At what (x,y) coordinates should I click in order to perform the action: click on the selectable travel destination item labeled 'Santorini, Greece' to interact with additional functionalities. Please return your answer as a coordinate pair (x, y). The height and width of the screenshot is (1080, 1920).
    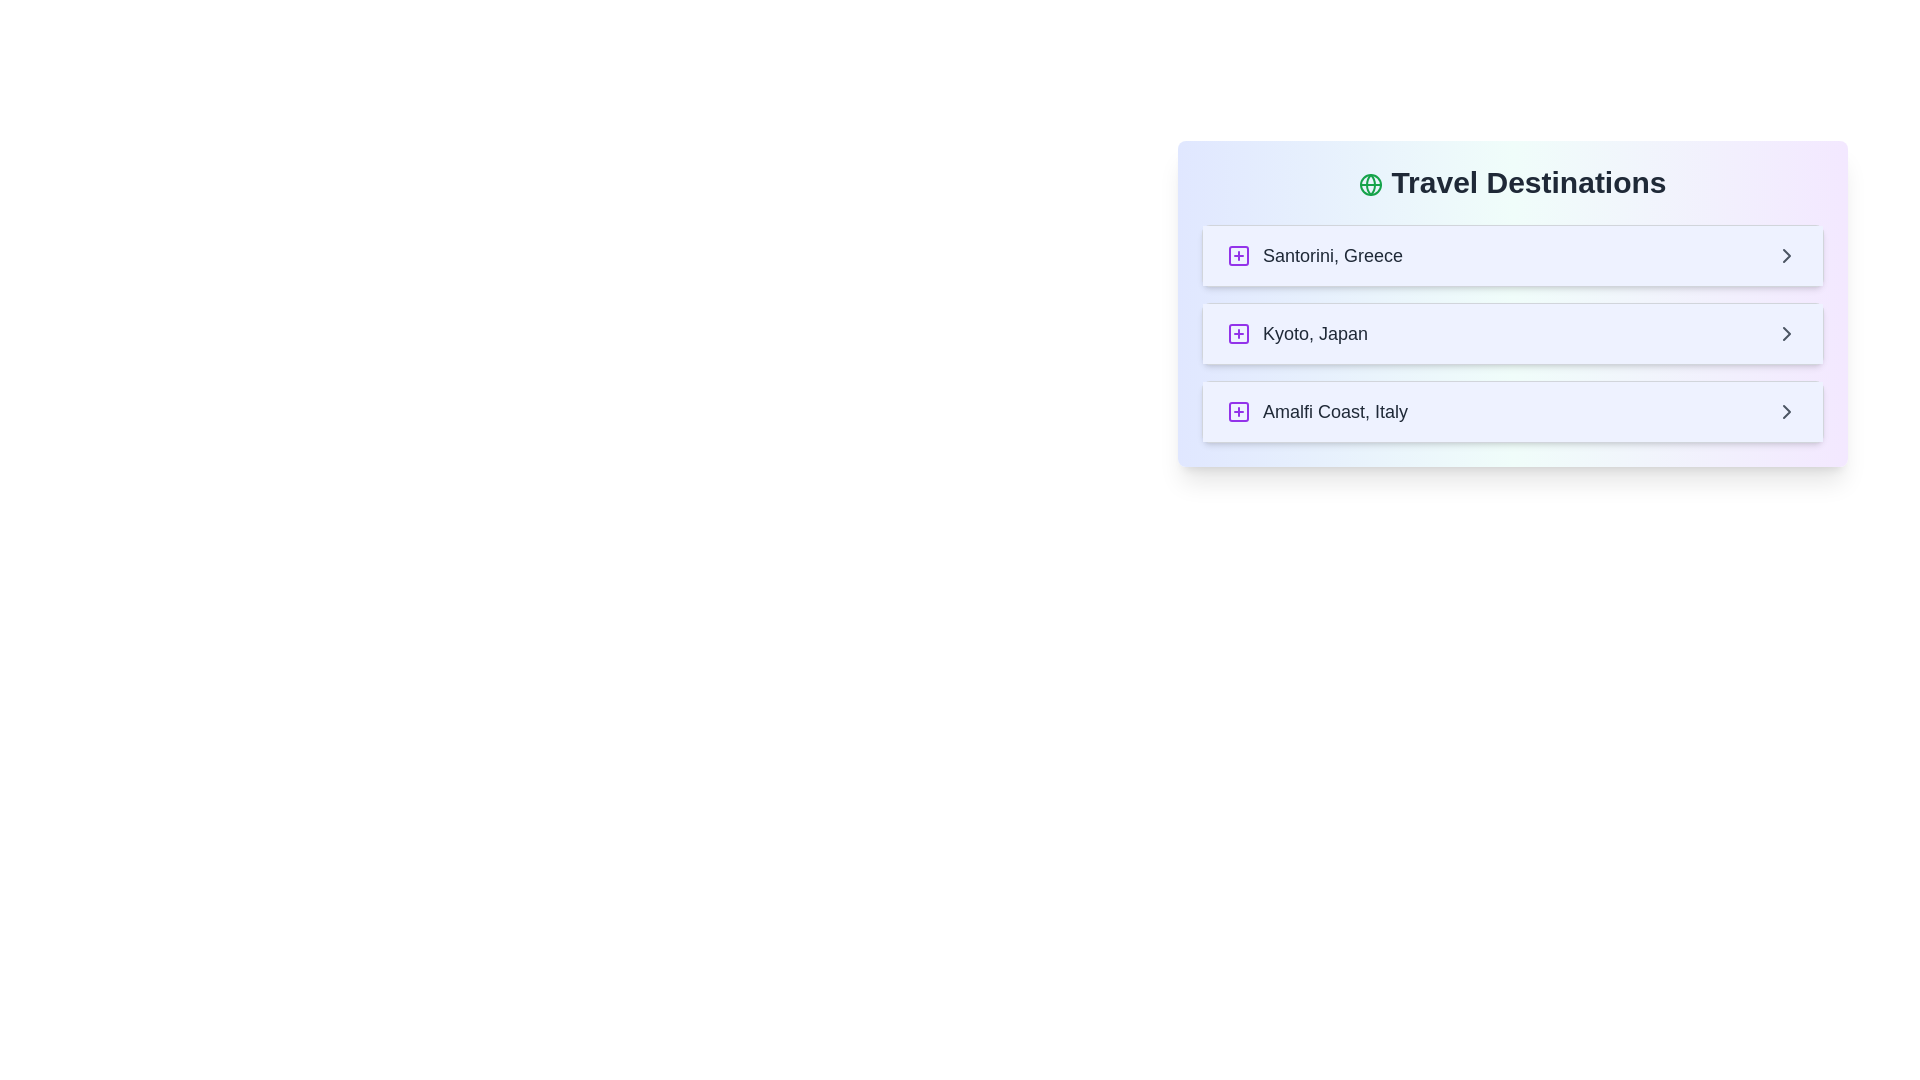
    Looking at the image, I should click on (1512, 254).